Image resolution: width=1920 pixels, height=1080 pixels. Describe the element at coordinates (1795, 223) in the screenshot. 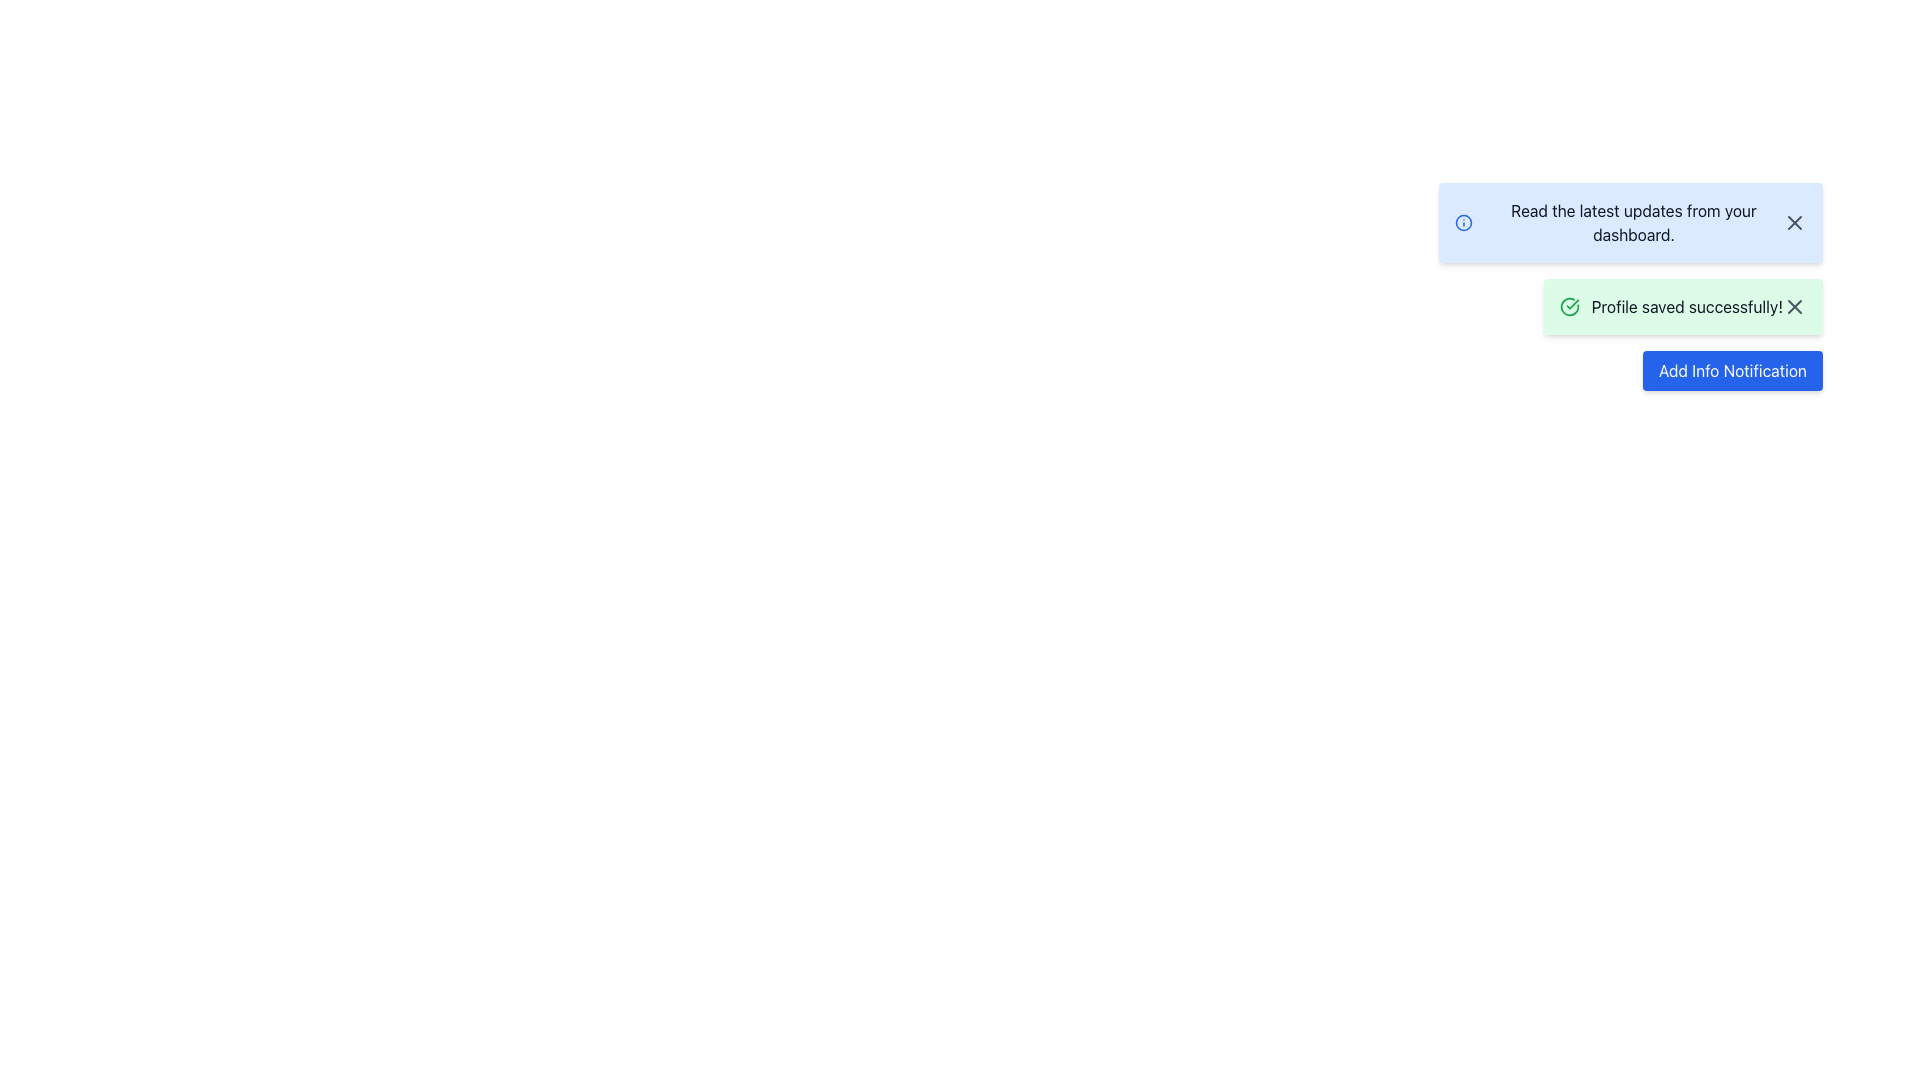

I see `the 'X' close button located in the top-right corner of the blue notification box to change its color` at that location.